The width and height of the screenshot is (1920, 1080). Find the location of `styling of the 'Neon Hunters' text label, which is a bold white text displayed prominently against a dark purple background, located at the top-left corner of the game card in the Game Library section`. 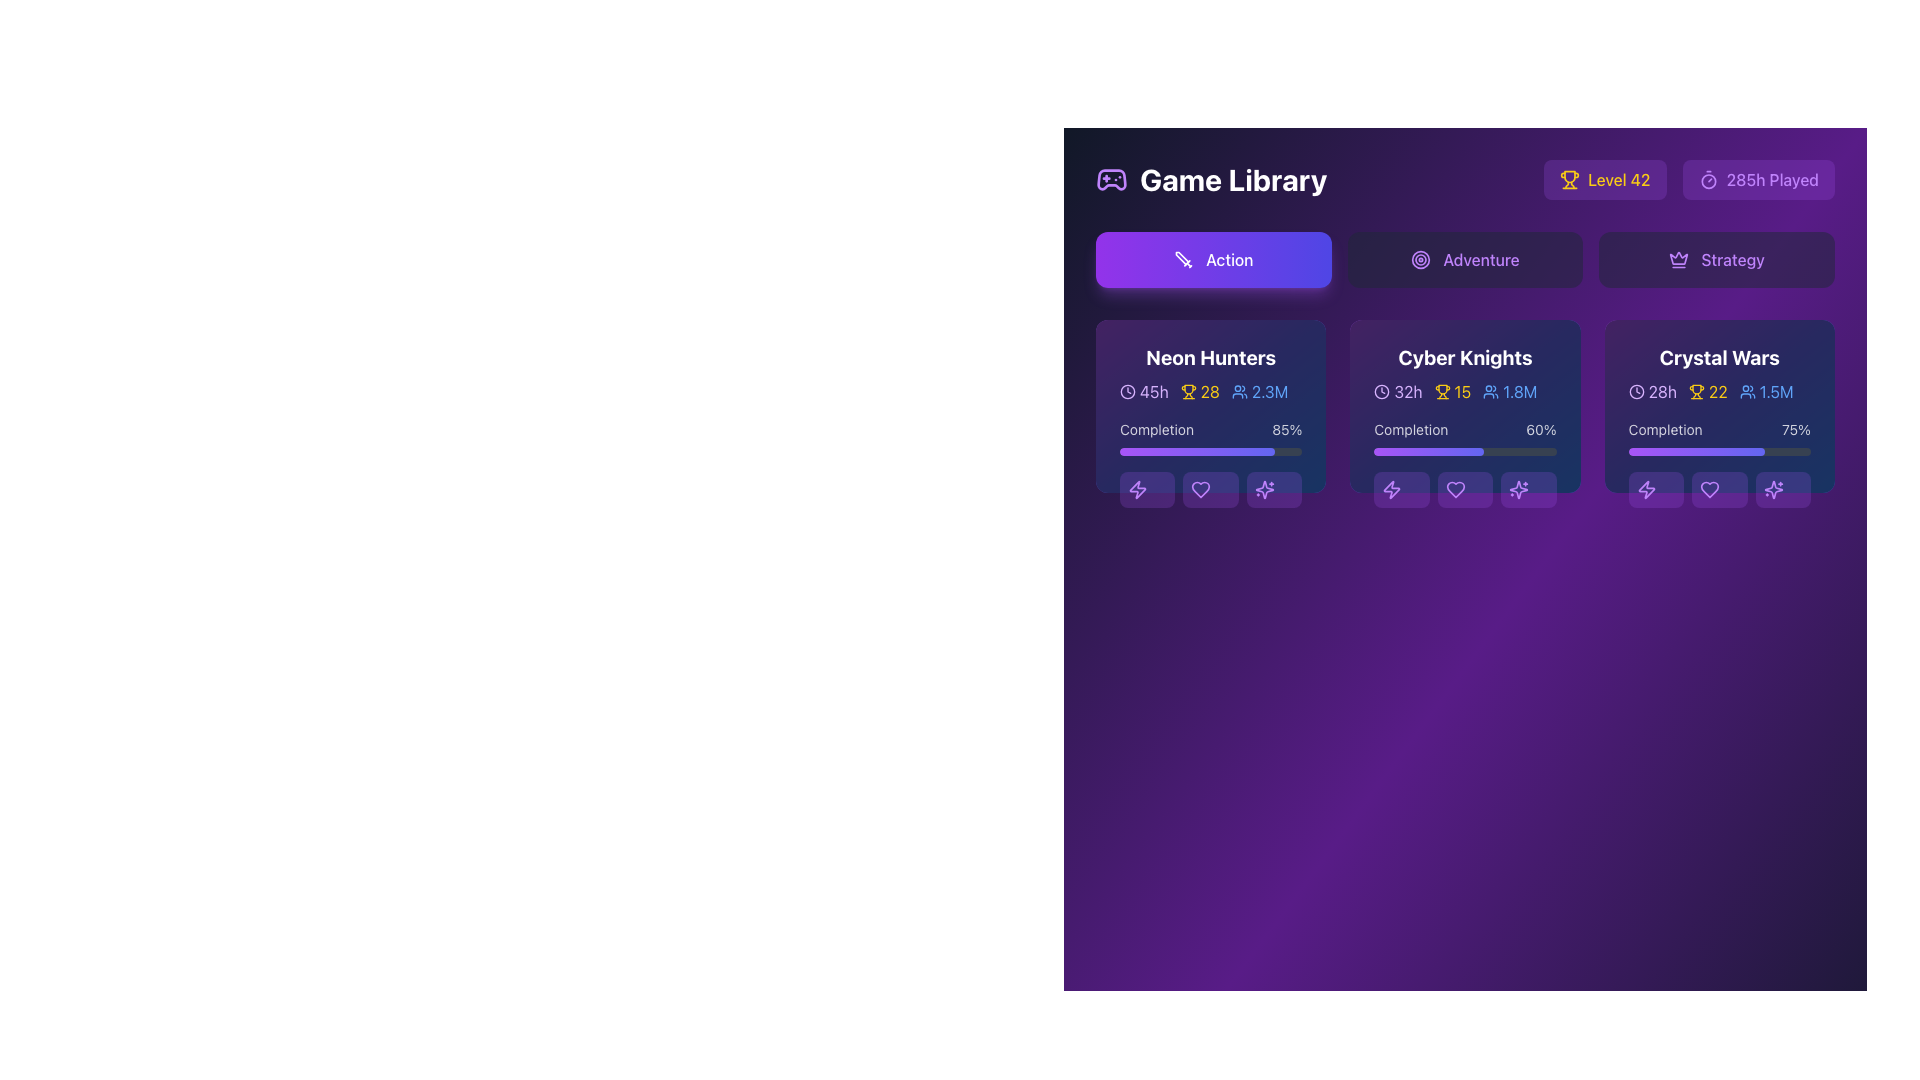

styling of the 'Neon Hunters' text label, which is a bold white text displayed prominently against a dark purple background, located at the top-left corner of the game card in the Game Library section is located at coordinates (1210, 357).